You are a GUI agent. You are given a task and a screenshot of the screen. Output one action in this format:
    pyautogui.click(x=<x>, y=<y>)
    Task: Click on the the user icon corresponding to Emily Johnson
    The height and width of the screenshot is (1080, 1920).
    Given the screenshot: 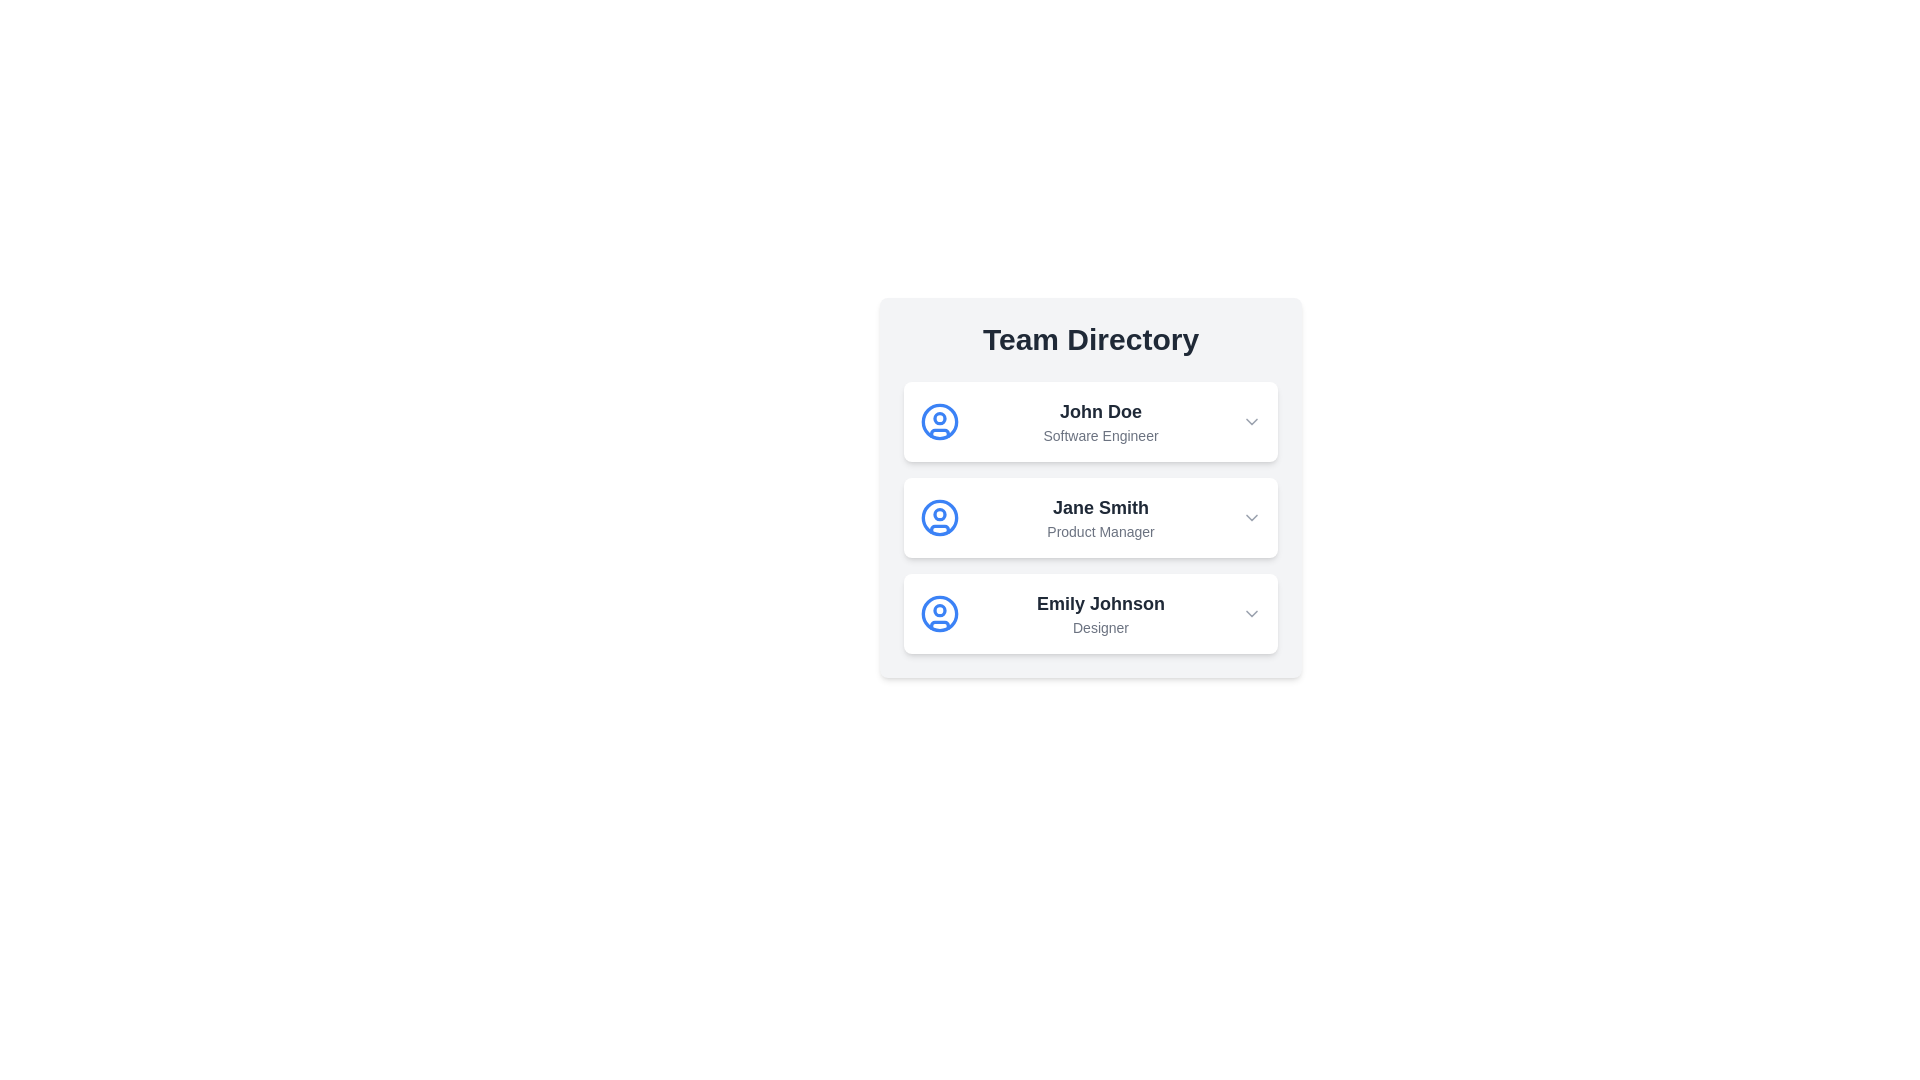 What is the action you would take?
    pyautogui.click(x=939, y=612)
    